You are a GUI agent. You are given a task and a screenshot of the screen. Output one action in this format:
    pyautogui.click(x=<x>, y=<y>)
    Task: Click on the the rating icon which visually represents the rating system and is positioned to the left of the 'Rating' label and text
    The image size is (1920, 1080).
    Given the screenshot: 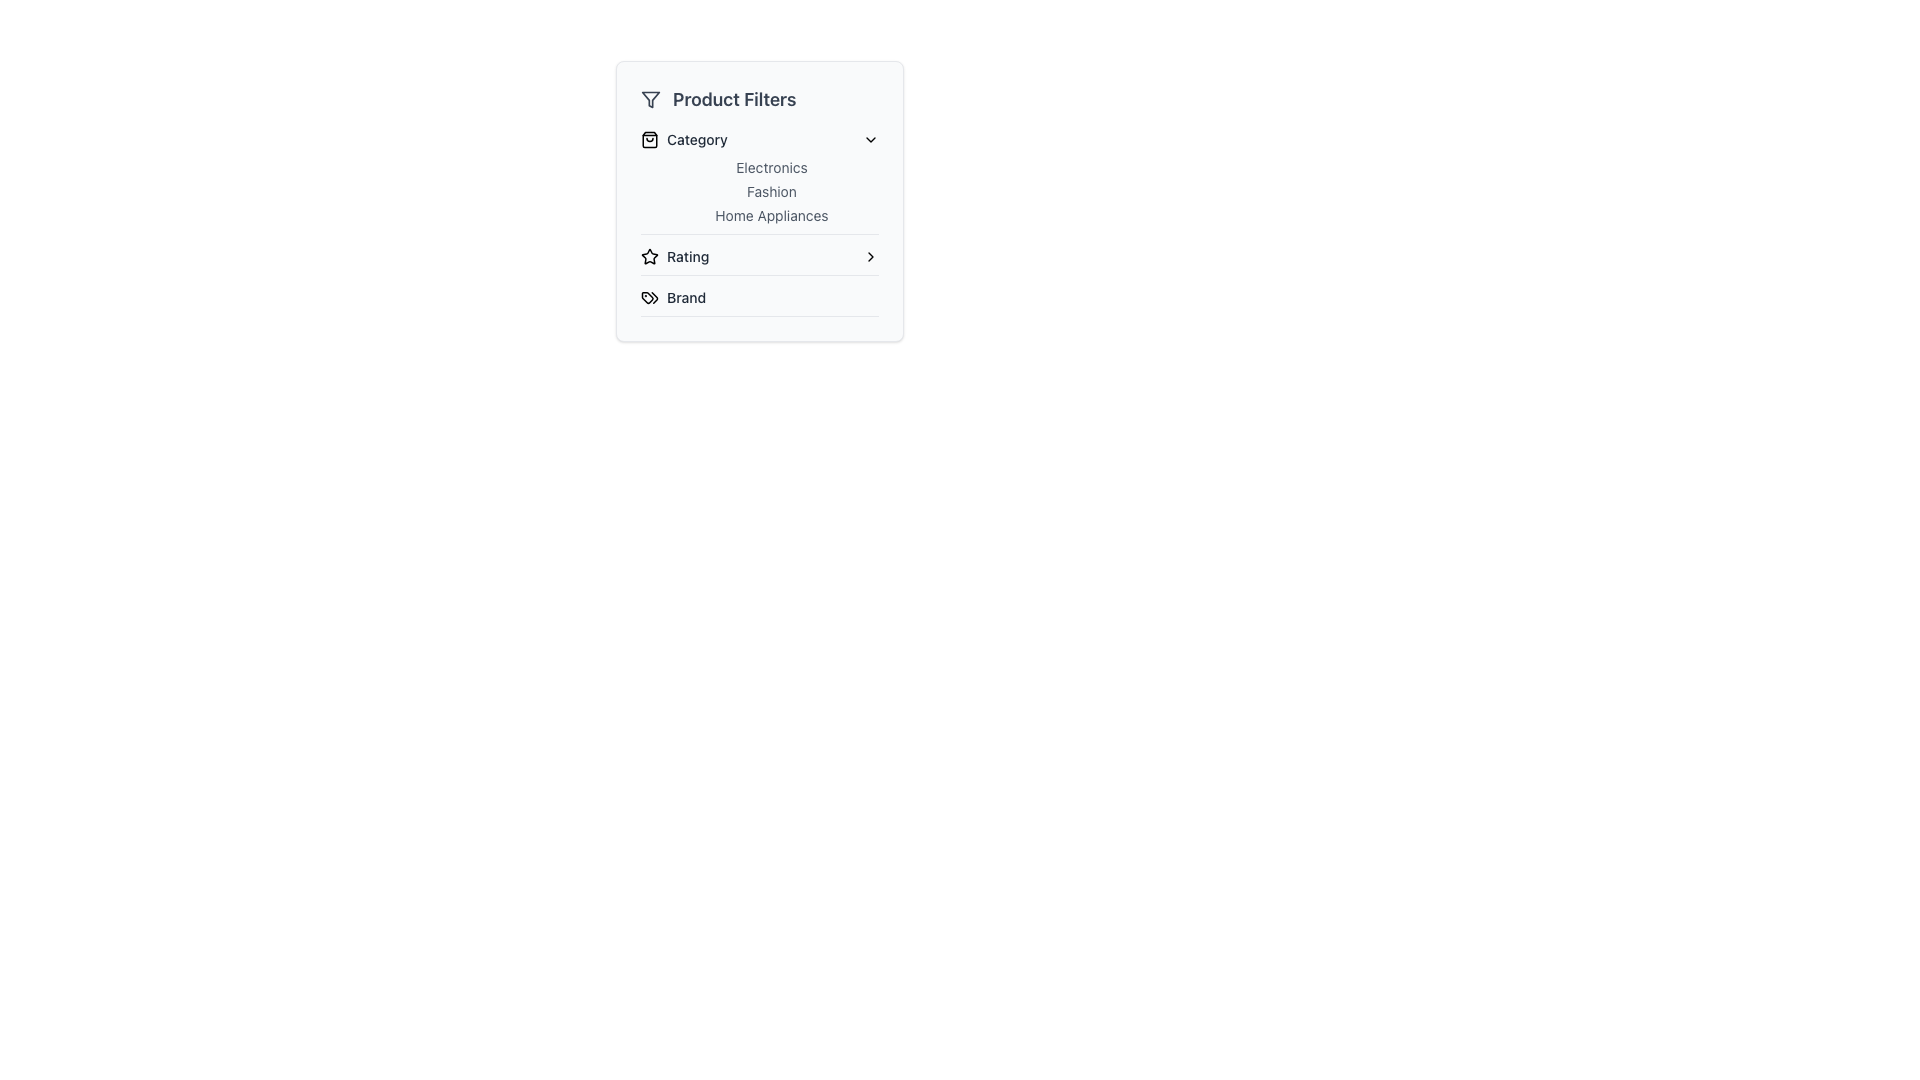 What is the action you would take?
    pyautogui.click(x=649, y=256)
    